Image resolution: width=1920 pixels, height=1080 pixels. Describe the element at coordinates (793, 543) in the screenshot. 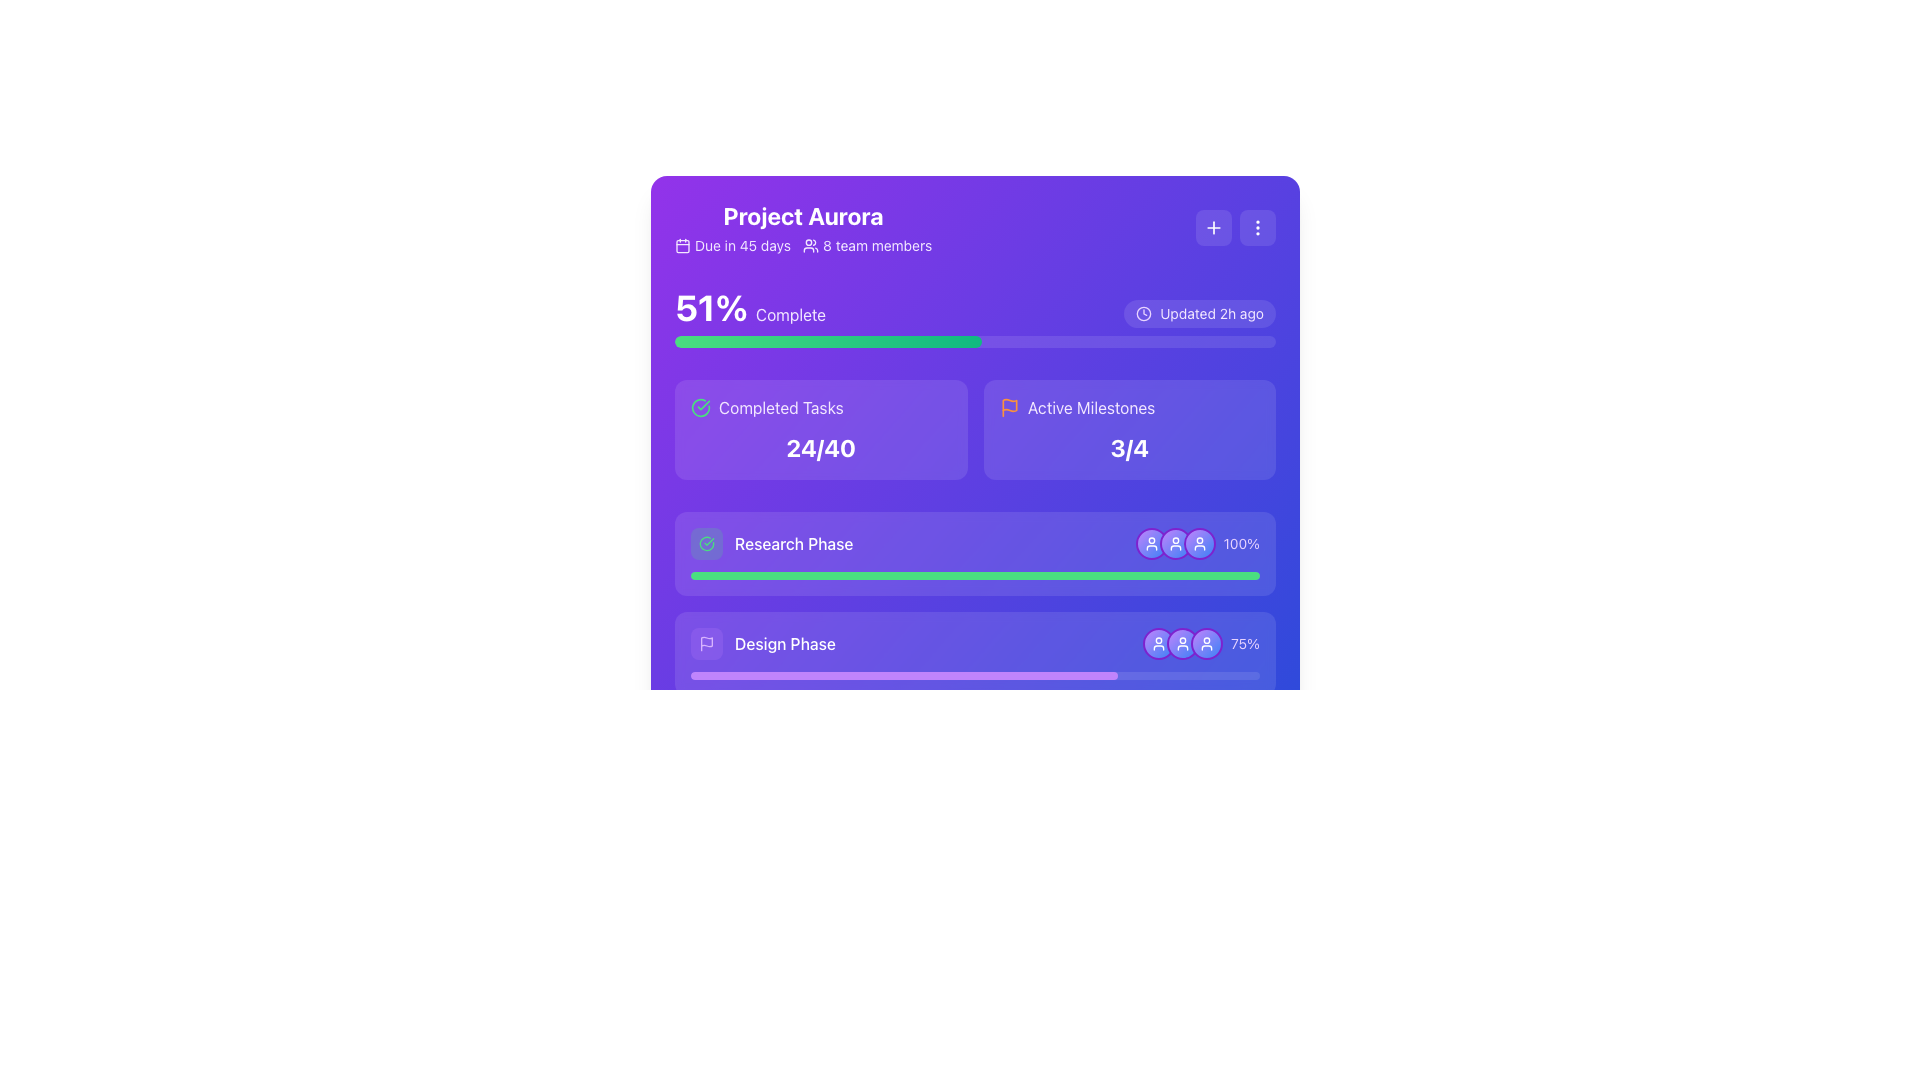

I see `the 'Research Phase' text label element which has a medium font weight, white color, and is set against a purple background, indicating its position above a progress bar in the stacked list of phases` at that location.